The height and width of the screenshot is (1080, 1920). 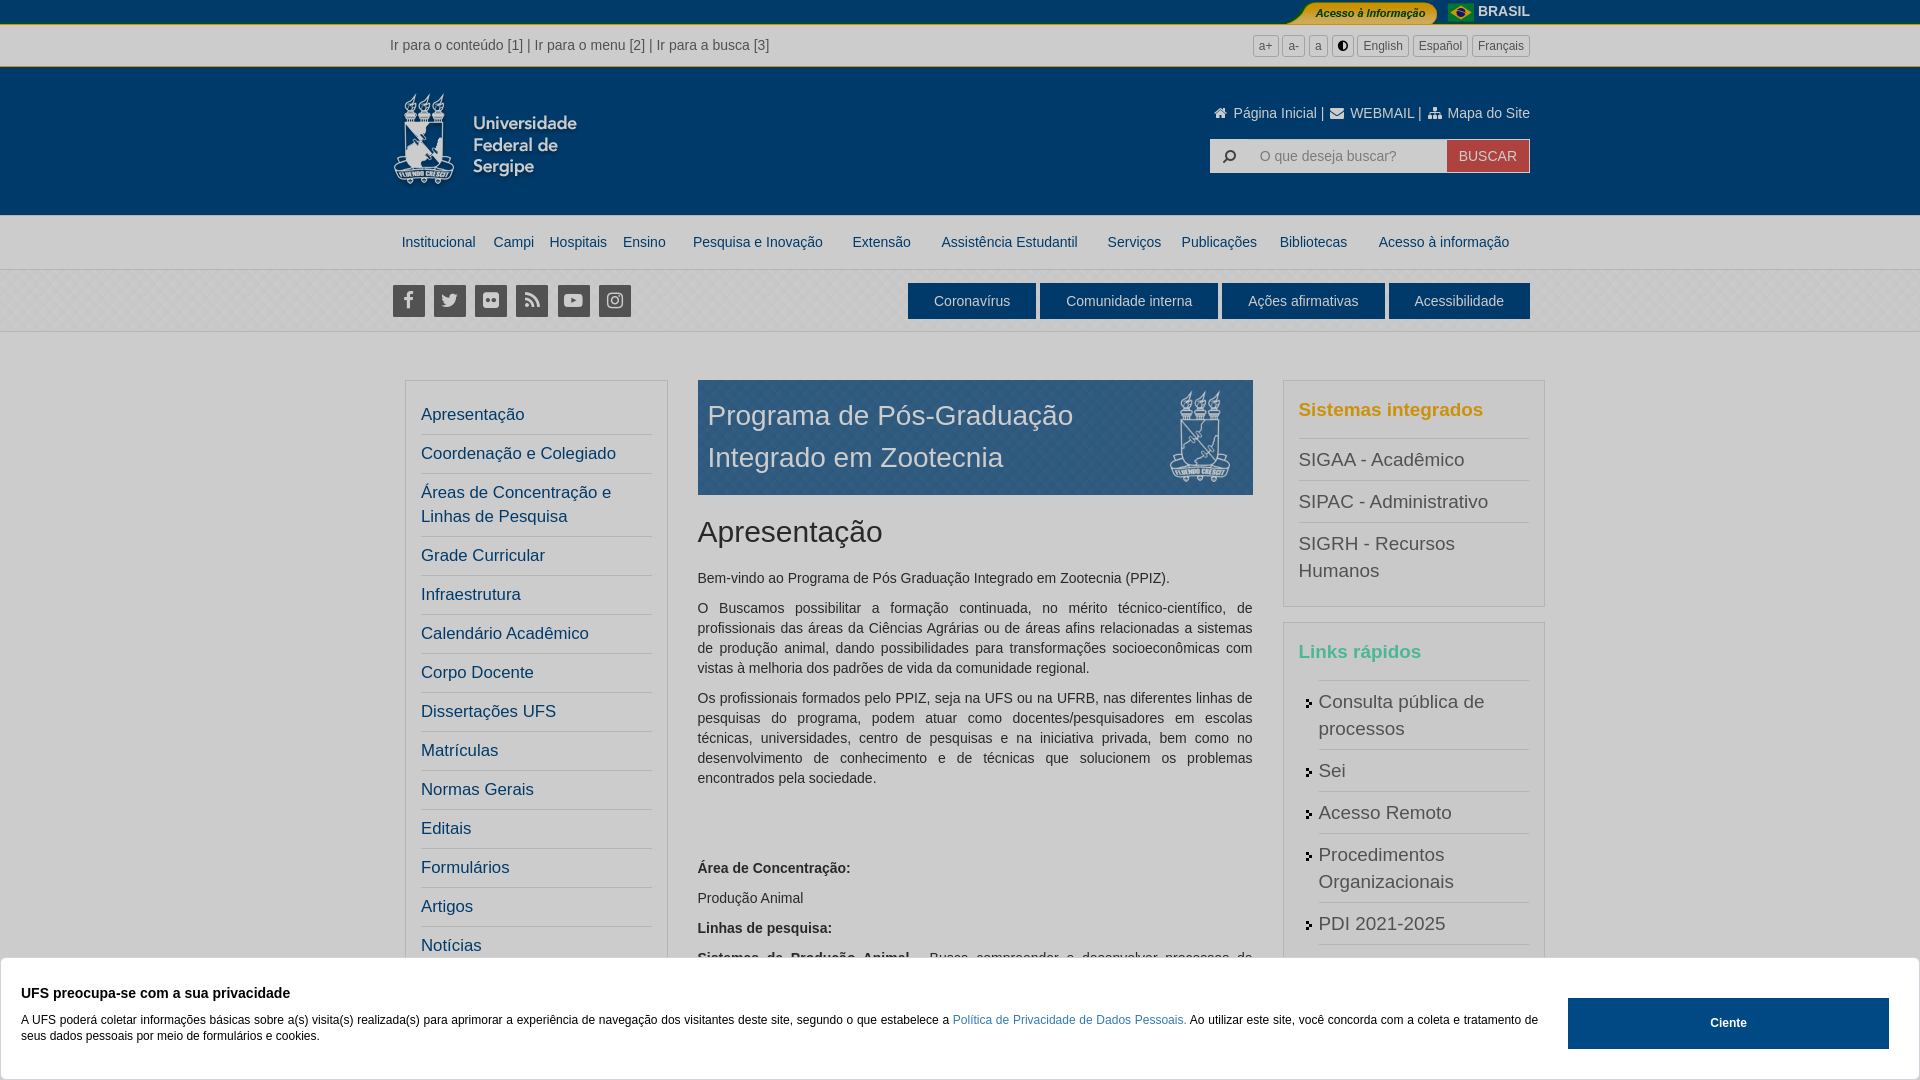 I want to click on 'Acessibilidade', so click(x=1459, y=300).